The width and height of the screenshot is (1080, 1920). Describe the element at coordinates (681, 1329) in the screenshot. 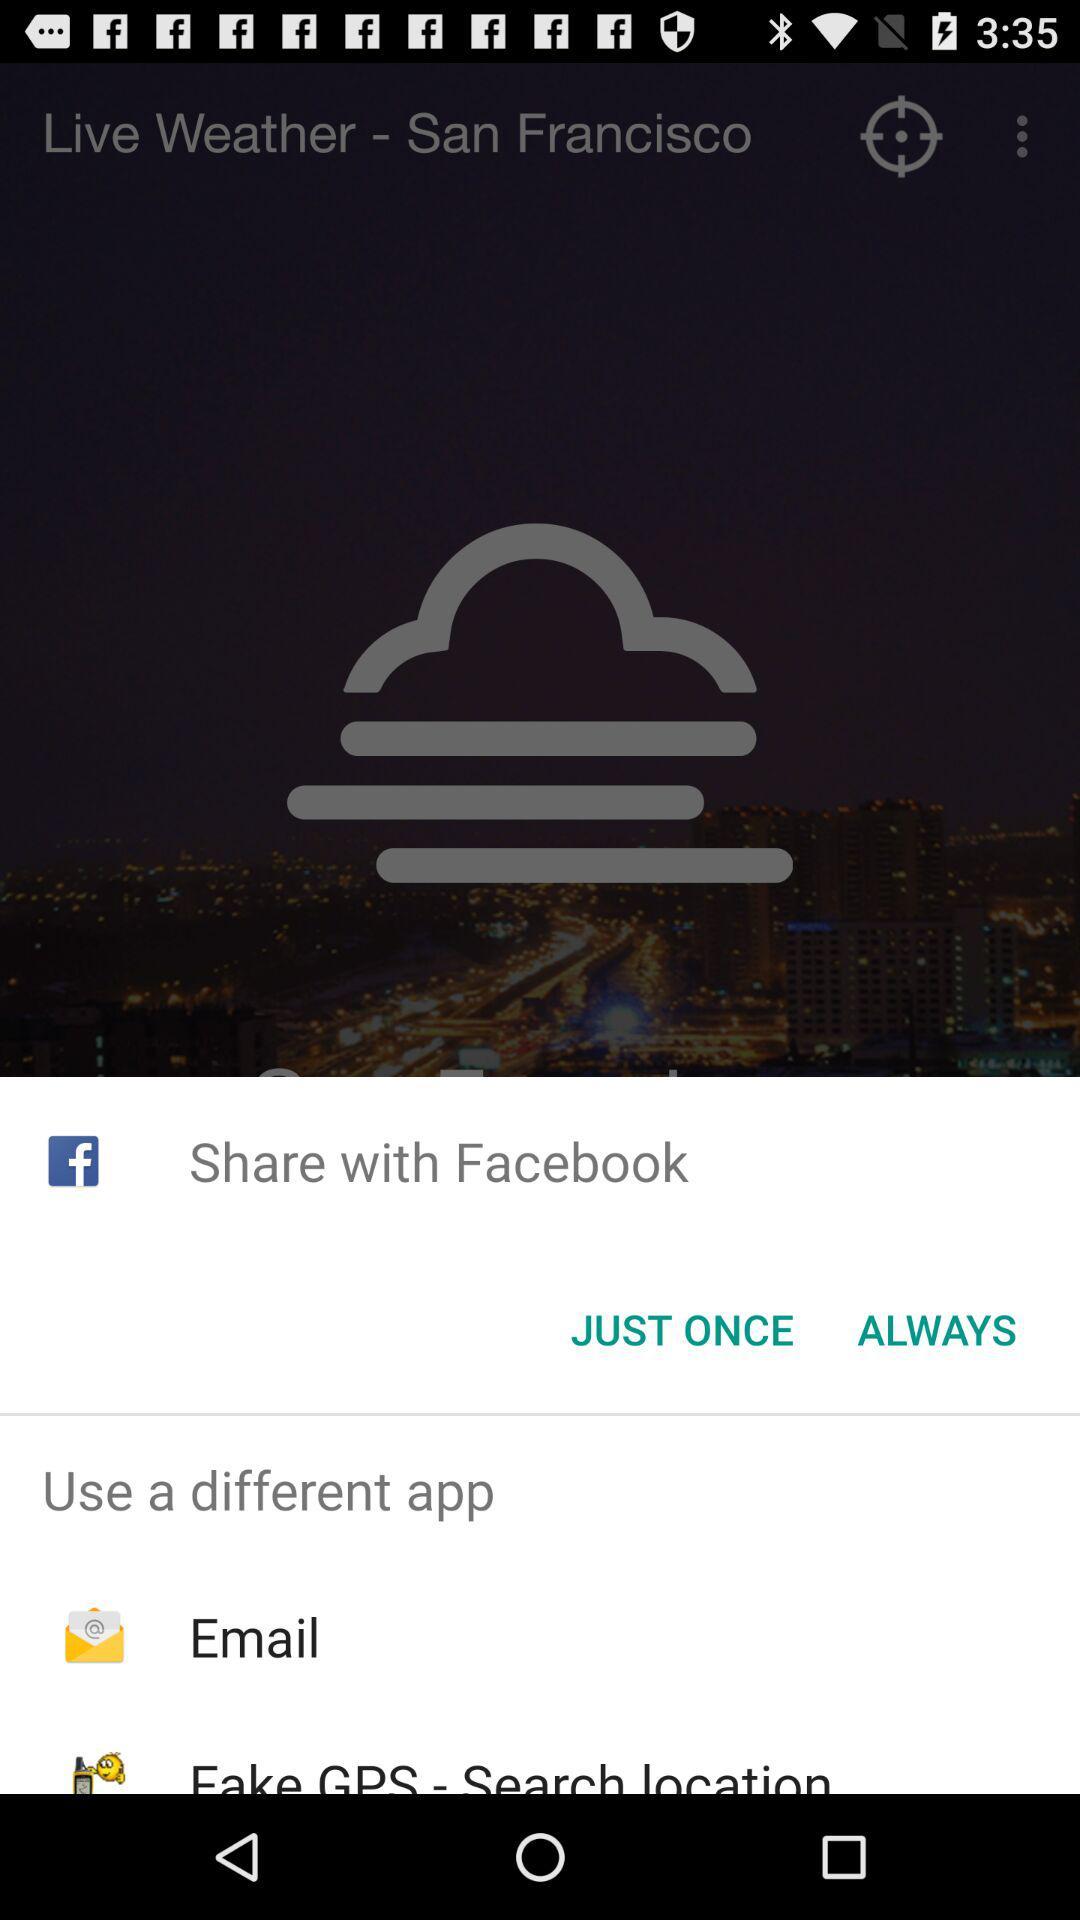

I see `the just once item` at that location.